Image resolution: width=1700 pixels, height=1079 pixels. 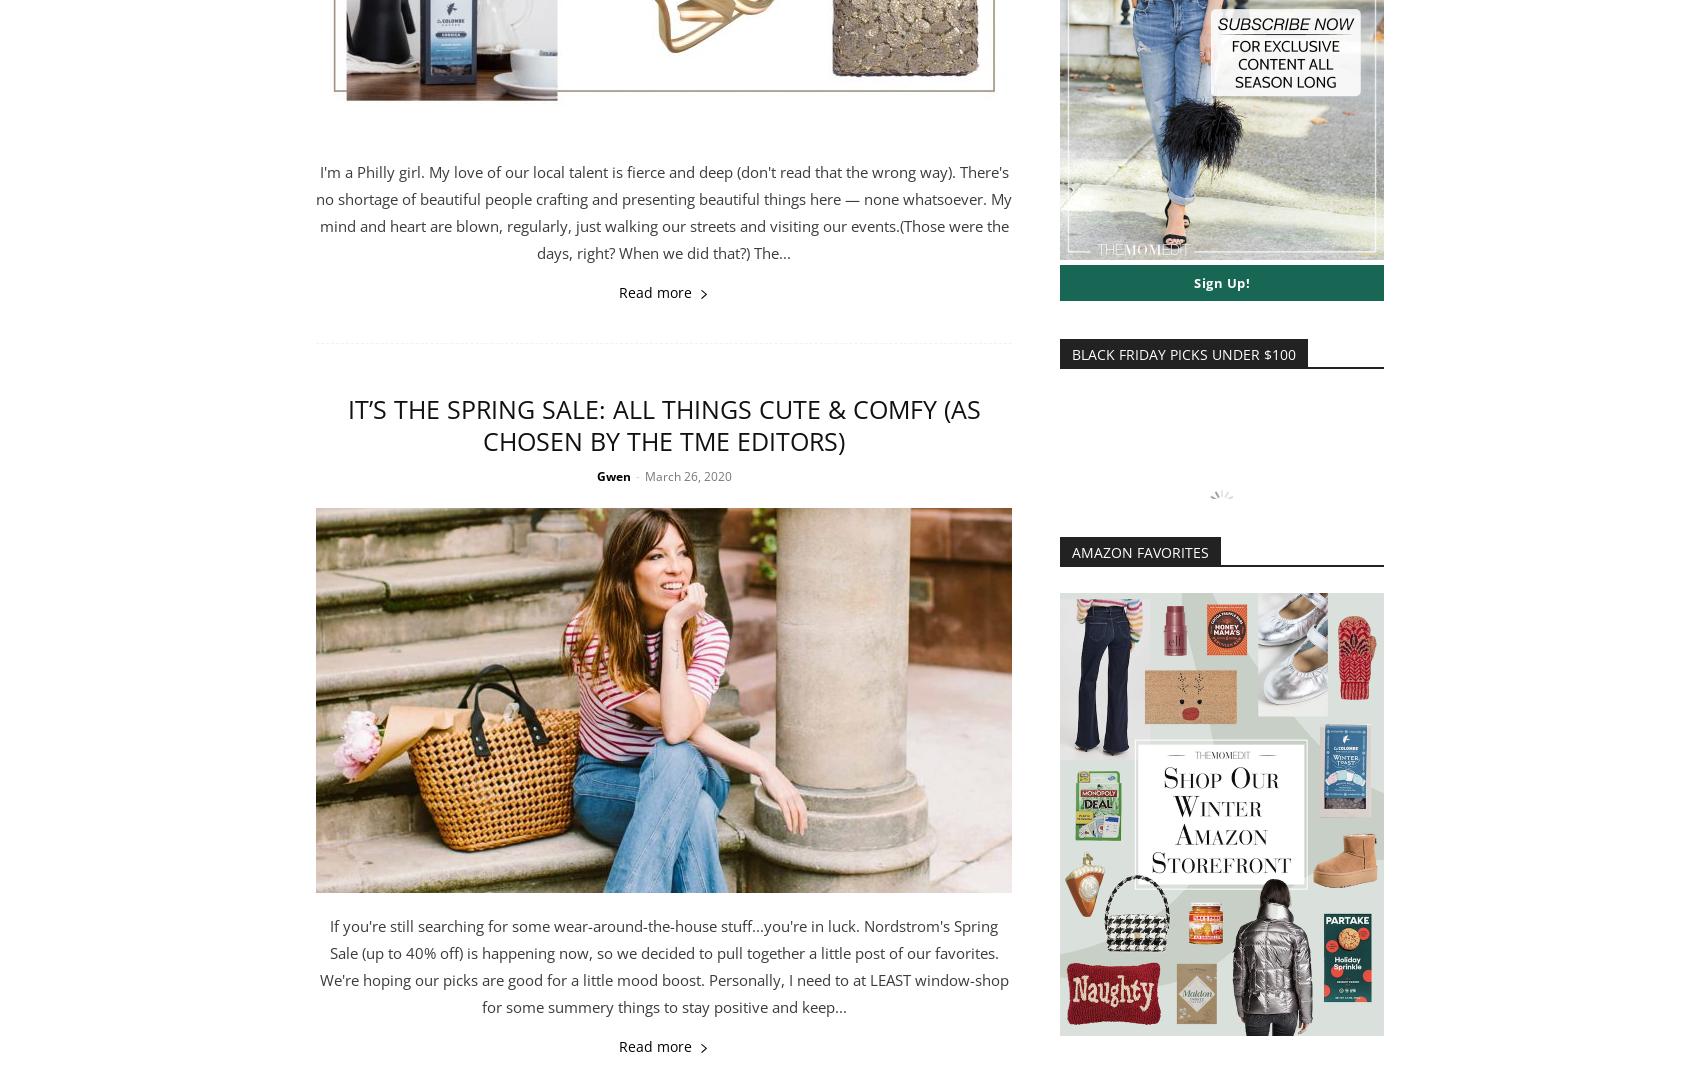 What do you see at coordinates (595, 475) in the screenshot?
I see `'Gwen'` at bounding box center [595, 475].